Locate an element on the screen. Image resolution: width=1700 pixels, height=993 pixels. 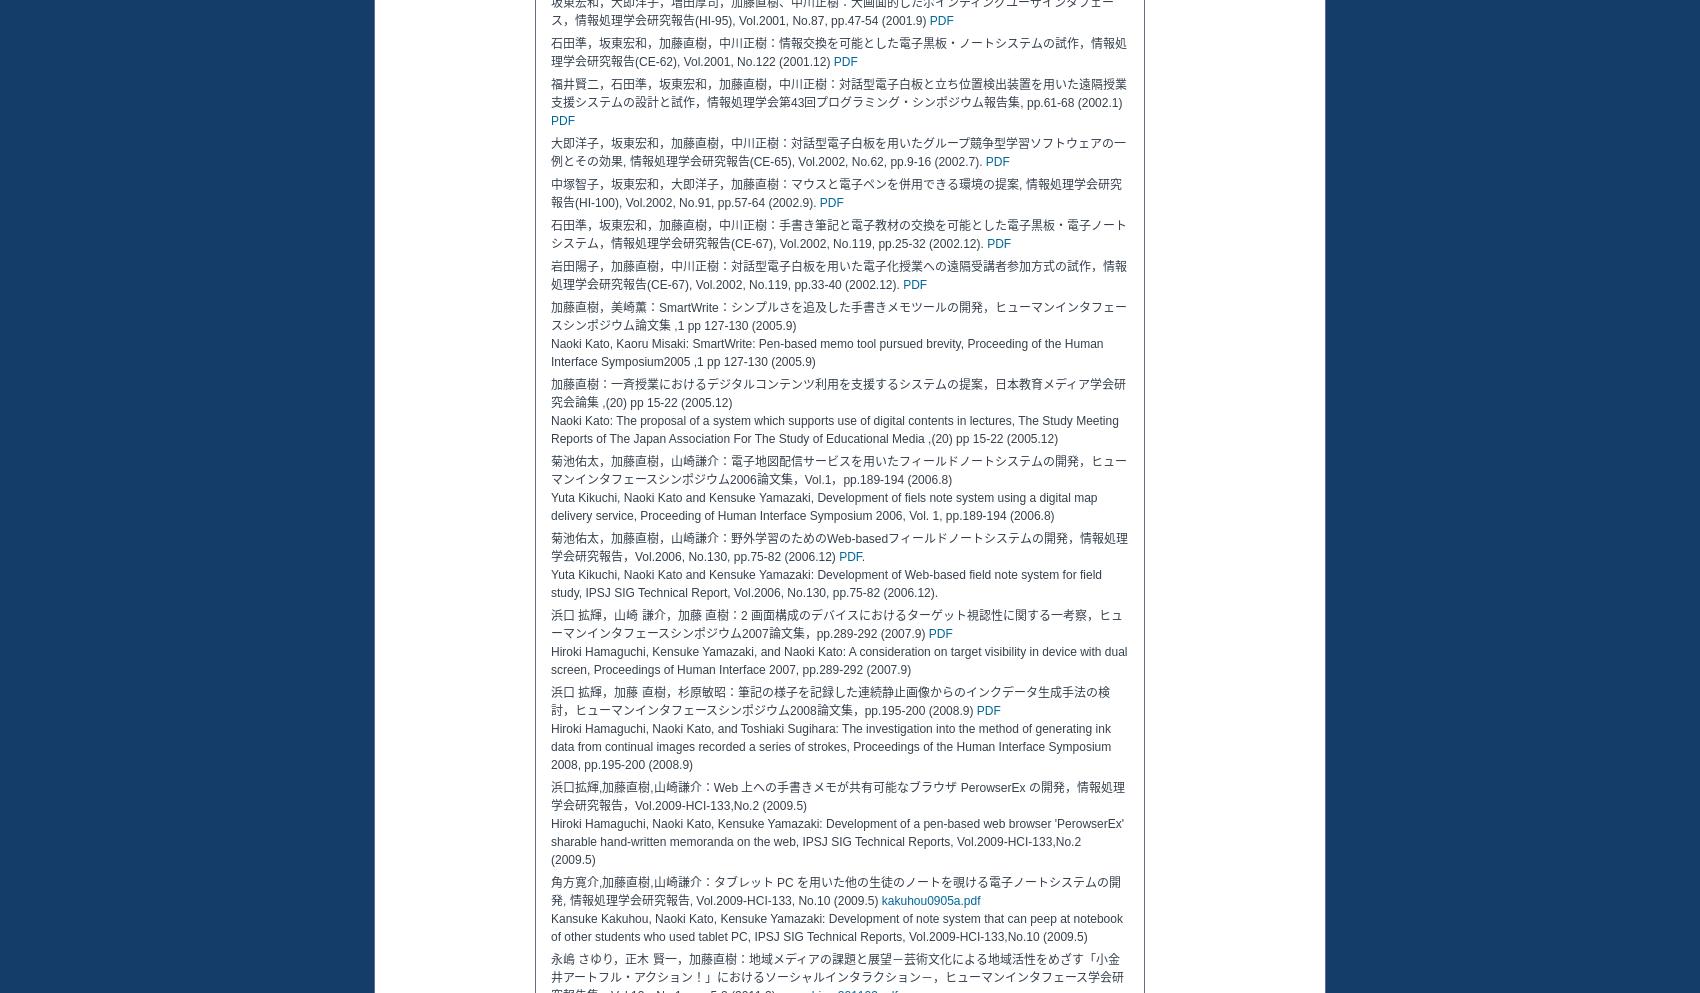
'浜口拡輝,加藤直樹,山崎謙介：Web 上への手書きメモが共有可能なブラウザ PerowserEx の開発，情報処理学会研究報告，Vol.2009-HCI-133,No.2 (2009.5)' is located at coordinates (836, 795).